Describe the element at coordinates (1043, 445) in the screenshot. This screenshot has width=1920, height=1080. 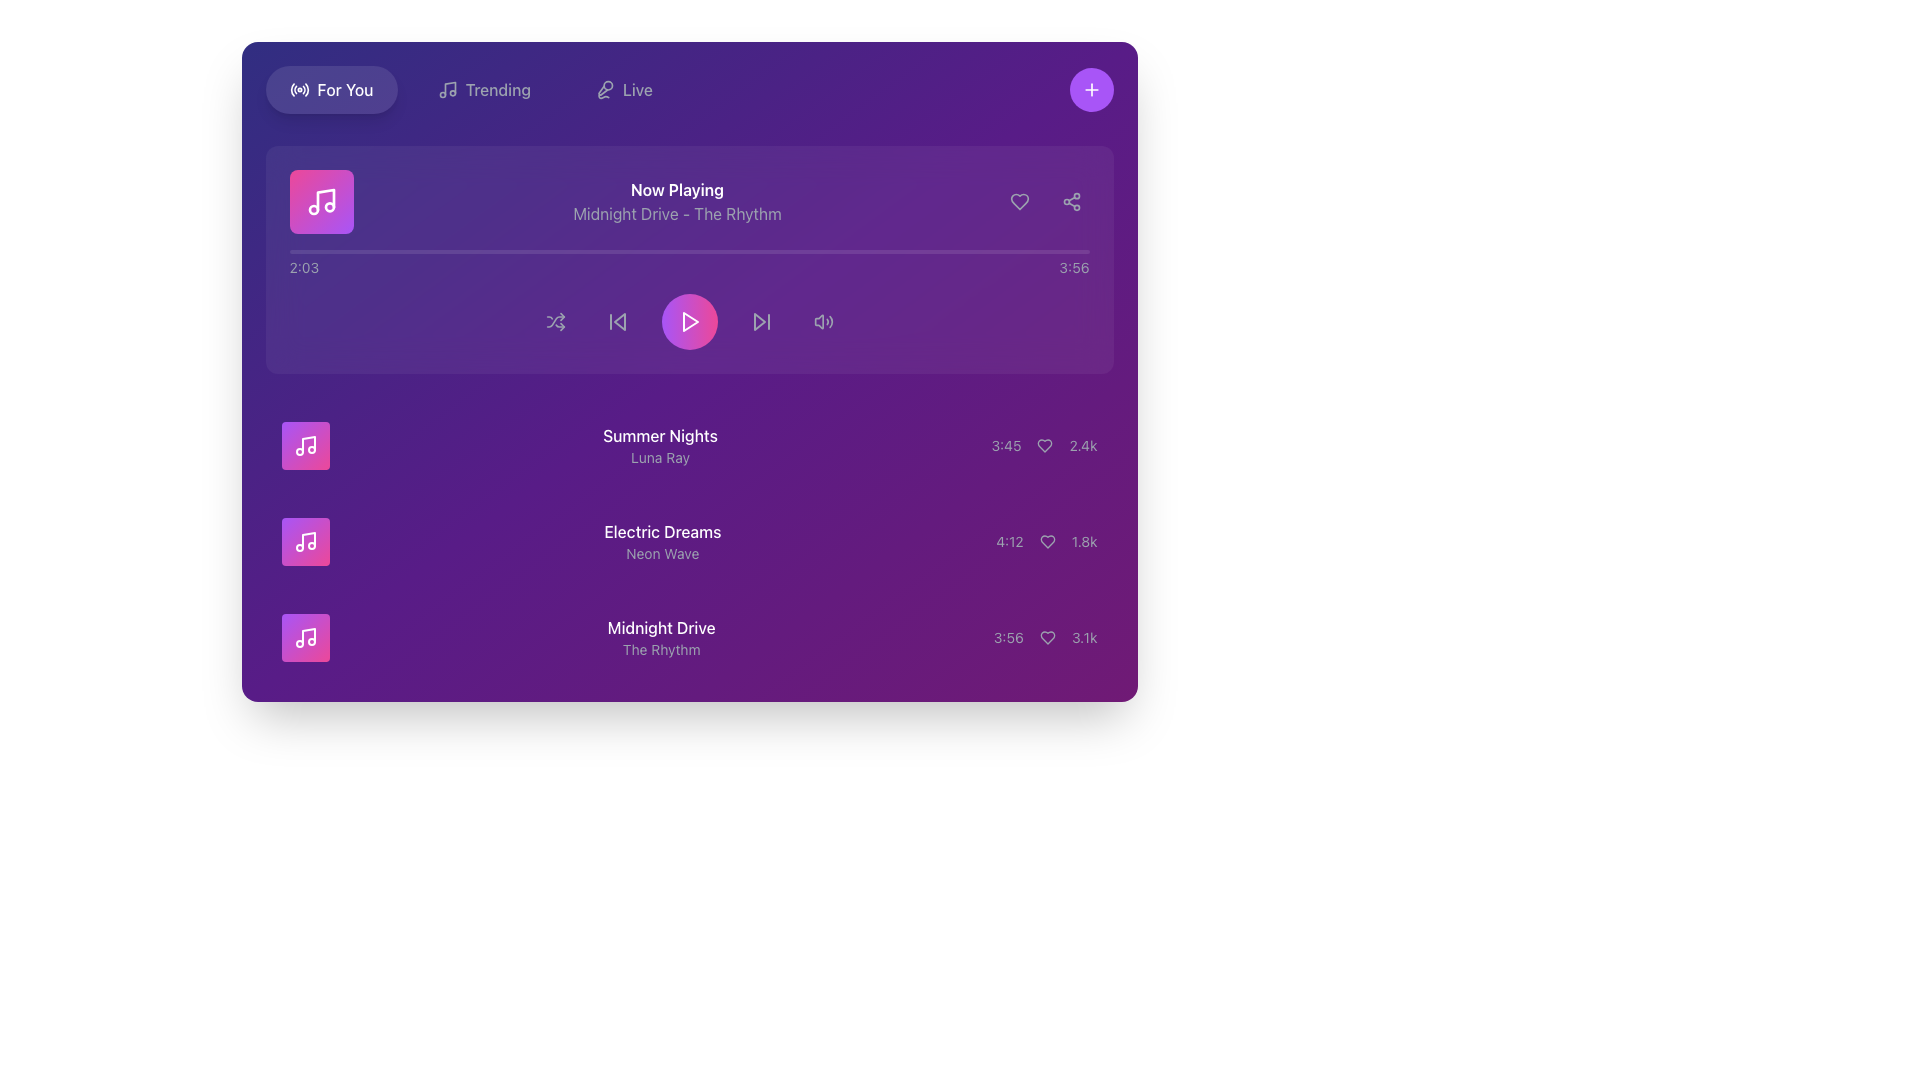
I see `the heart icon in the lower-right corner of the song information card to like the song 'Summer Nights' by Luna Ray` at that location.